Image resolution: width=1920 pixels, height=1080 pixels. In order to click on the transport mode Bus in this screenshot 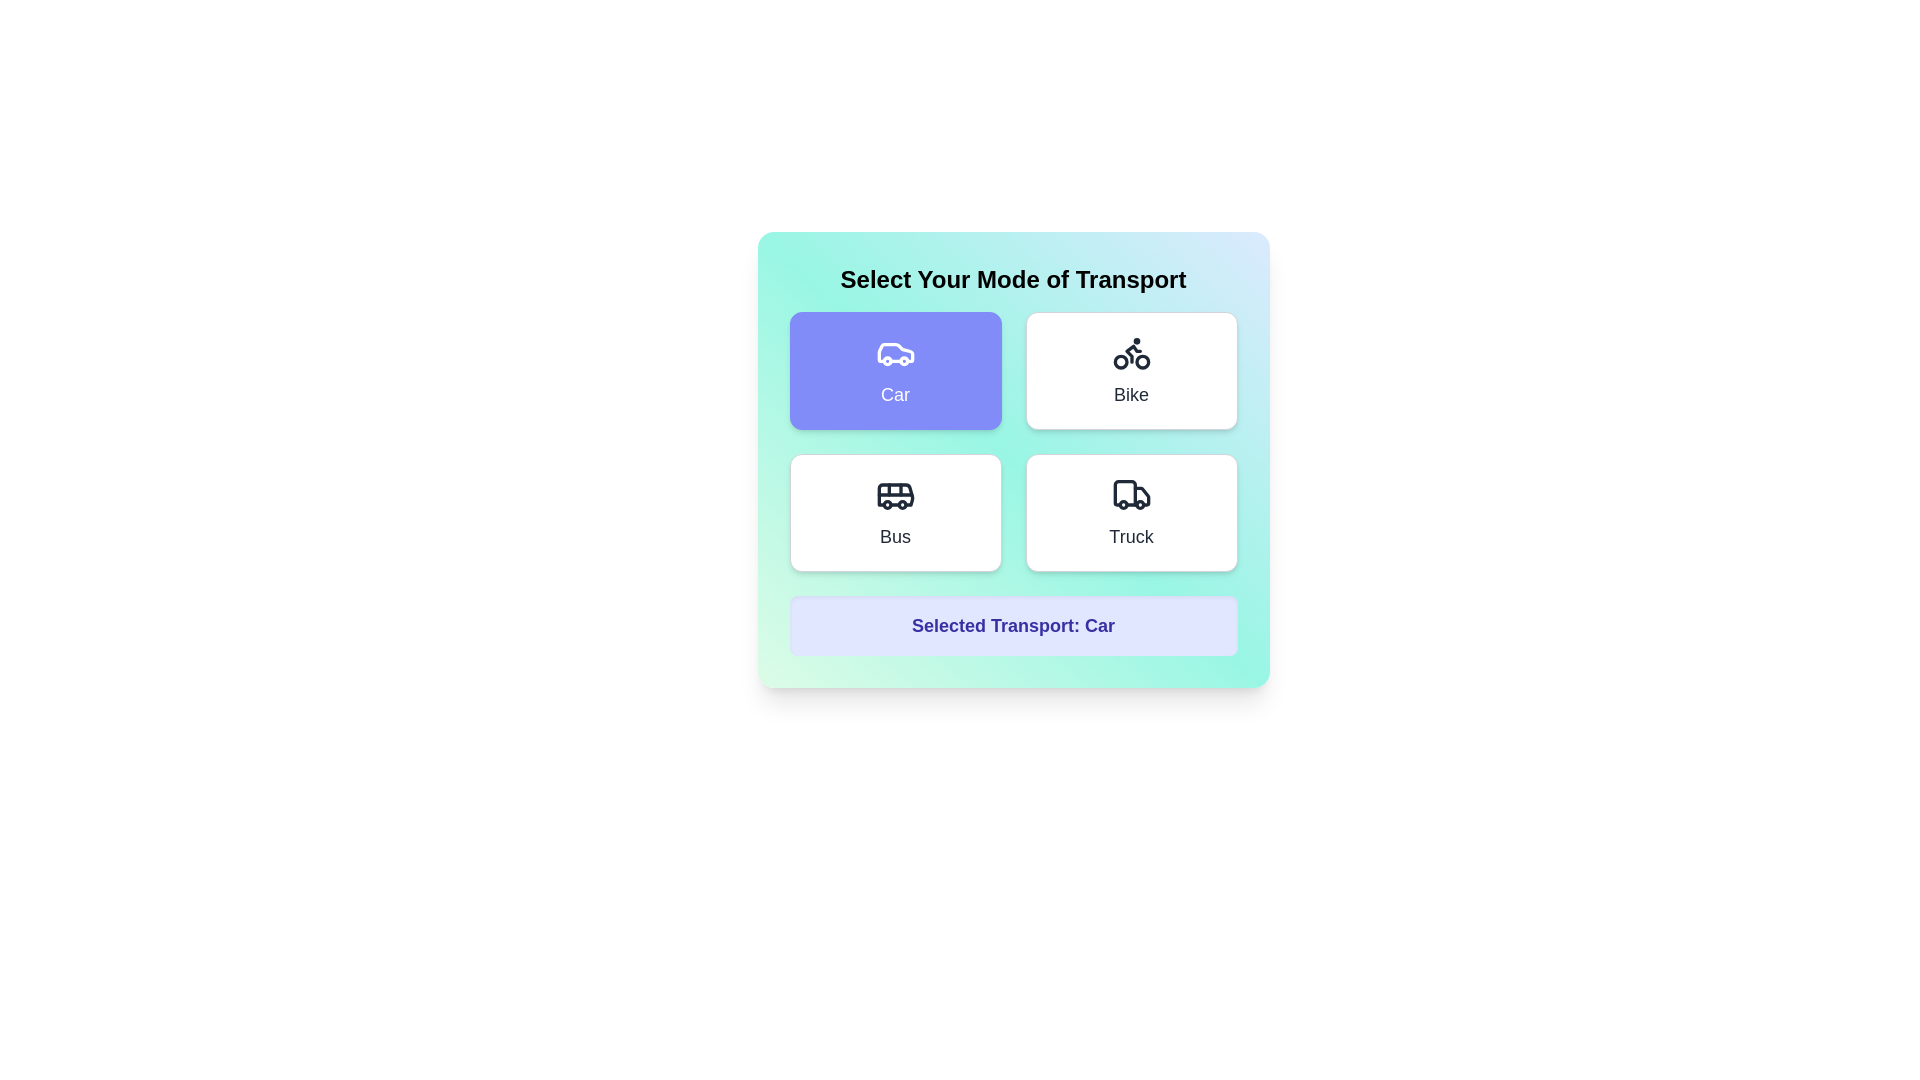, I will do `click(894, 512)`.